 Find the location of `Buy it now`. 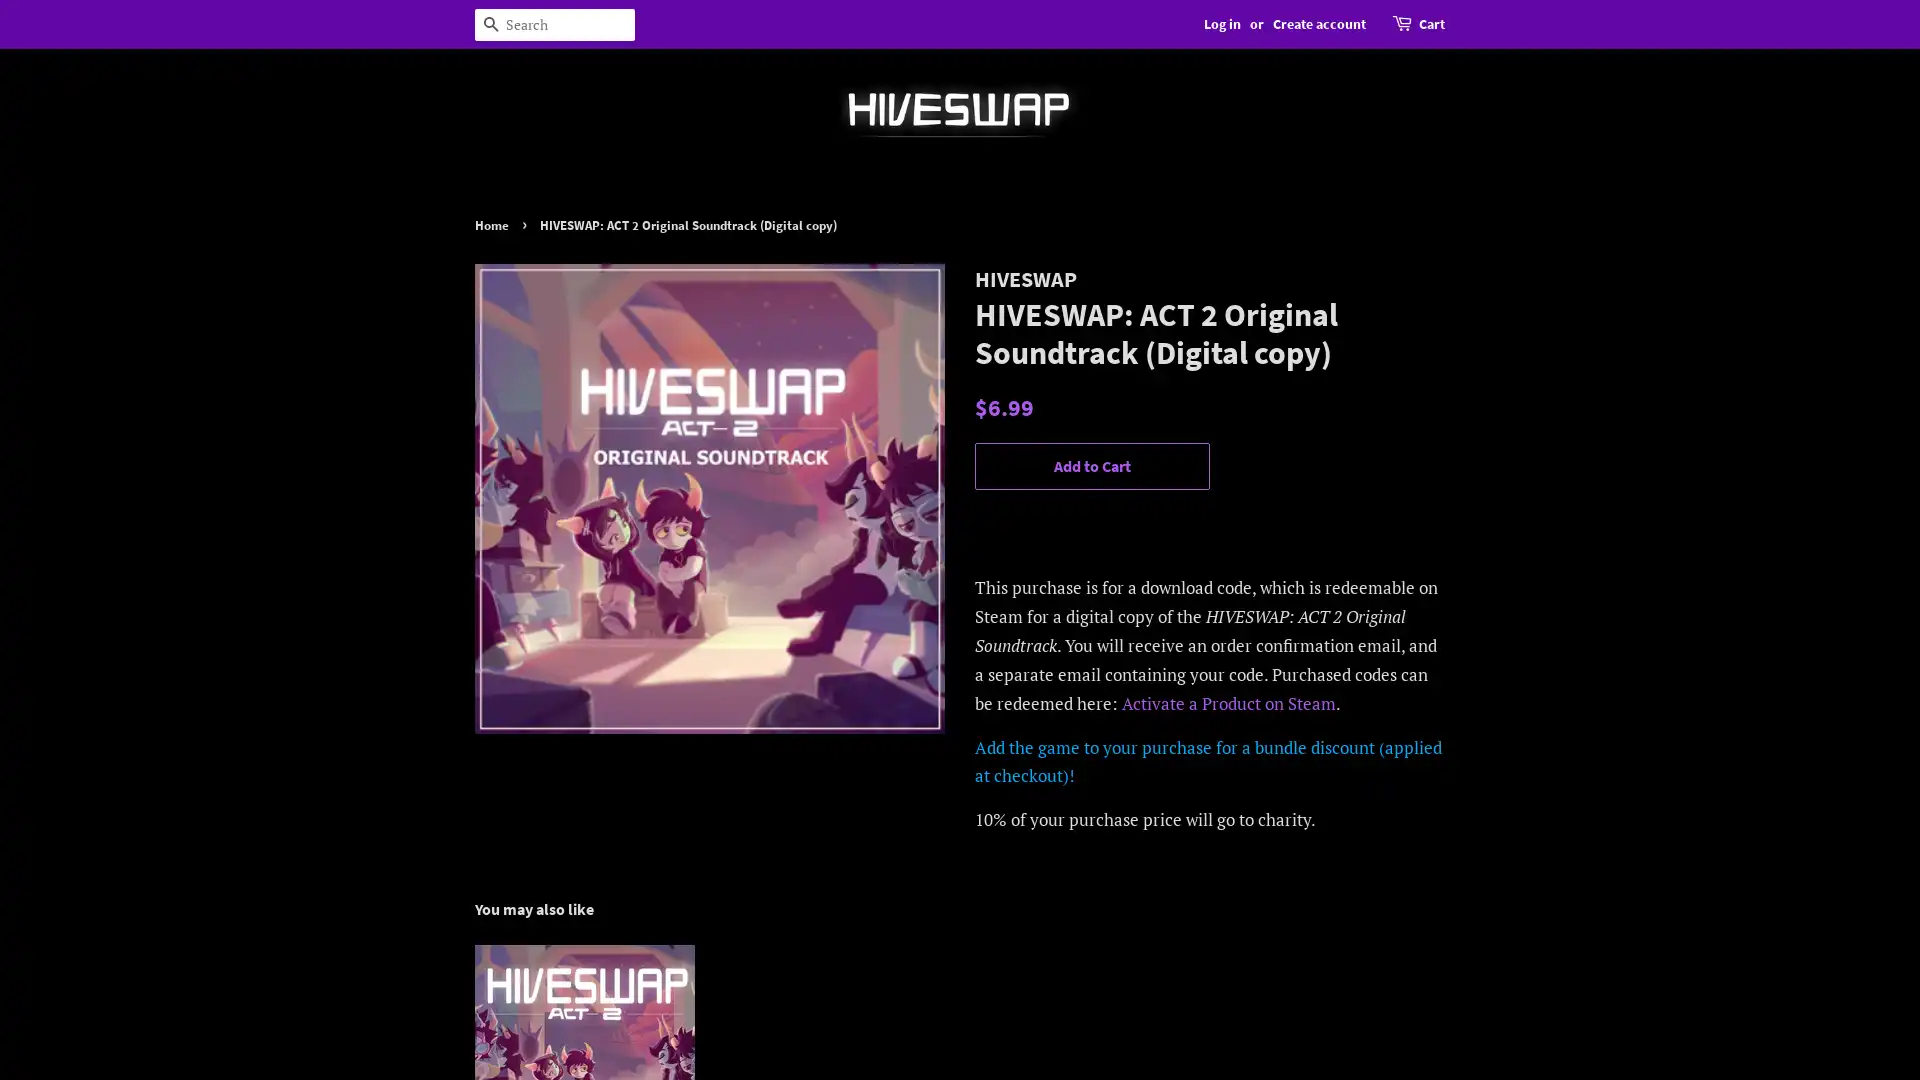

Buy it now is located at coordinates (1091, 522).